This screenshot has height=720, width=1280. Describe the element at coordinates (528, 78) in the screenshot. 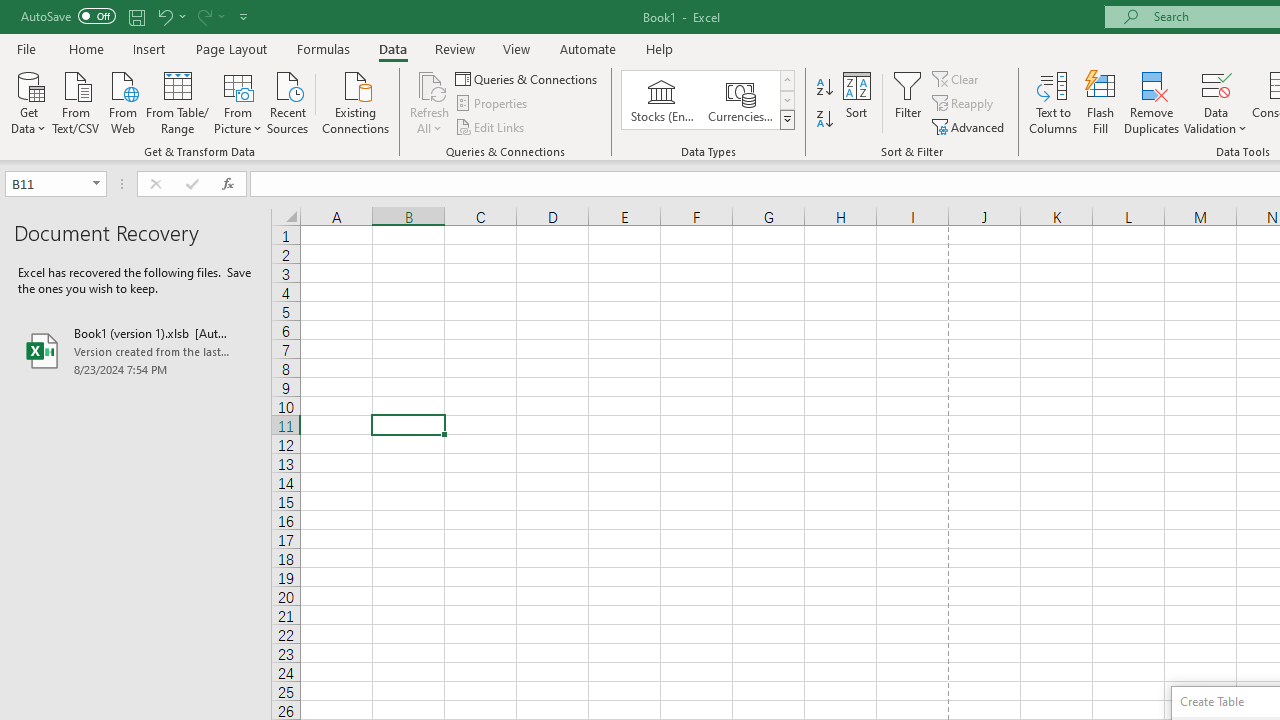

I see `'Queries & Connections'` at that location.